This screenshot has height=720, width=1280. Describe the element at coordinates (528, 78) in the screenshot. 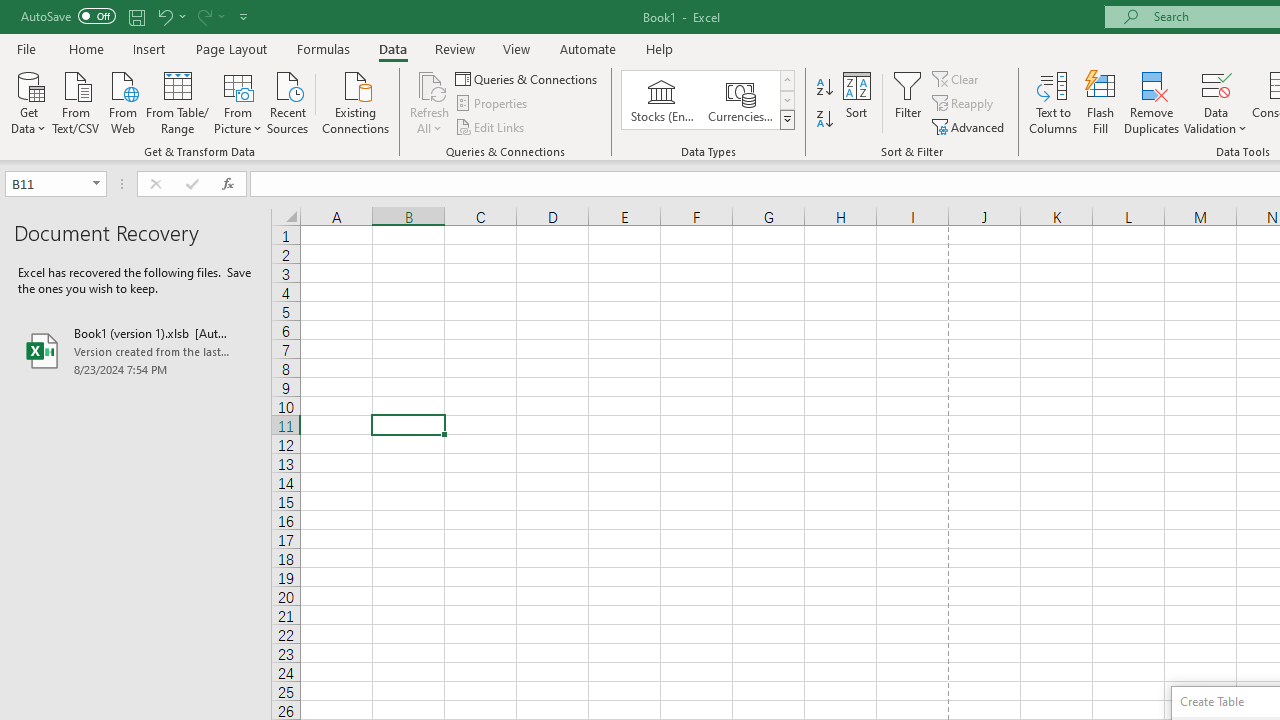

I see `'Queries & Connections'` at that location.